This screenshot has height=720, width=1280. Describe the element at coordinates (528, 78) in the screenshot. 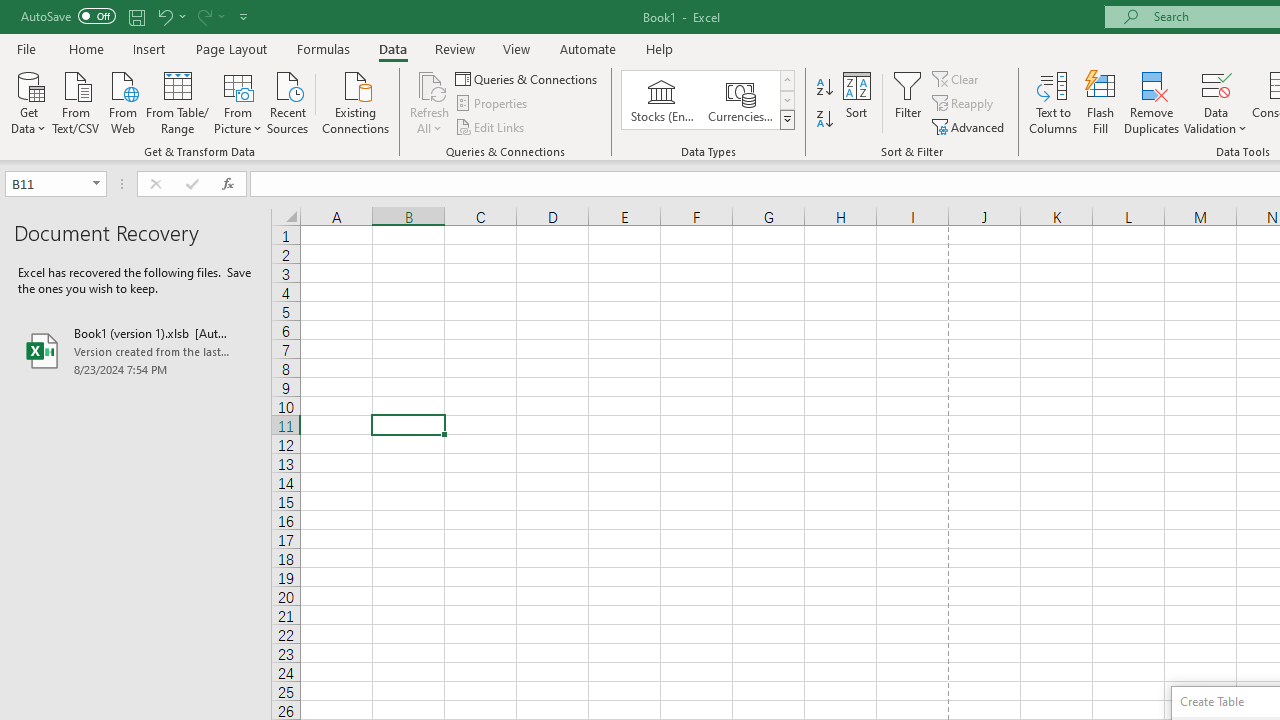

I see `'Queries & Connections'` at that location.